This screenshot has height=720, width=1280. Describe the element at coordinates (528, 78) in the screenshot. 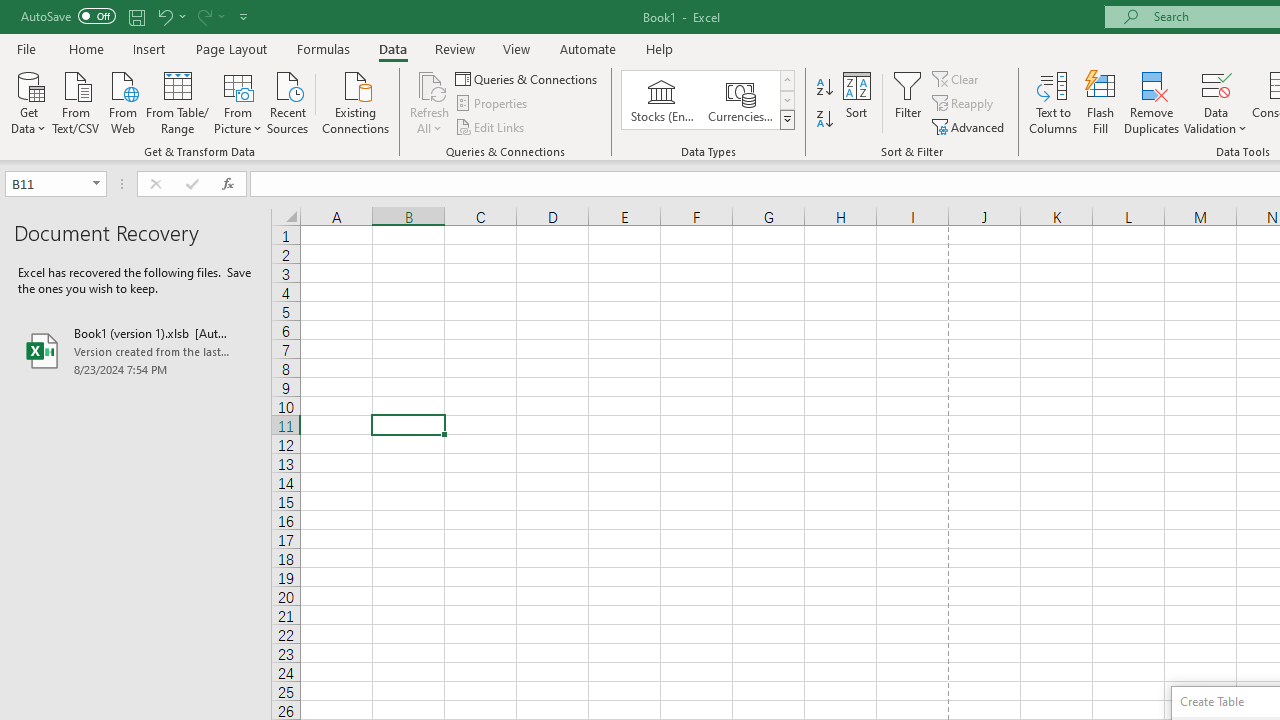

I see `'Queries & Connections'` at that location.